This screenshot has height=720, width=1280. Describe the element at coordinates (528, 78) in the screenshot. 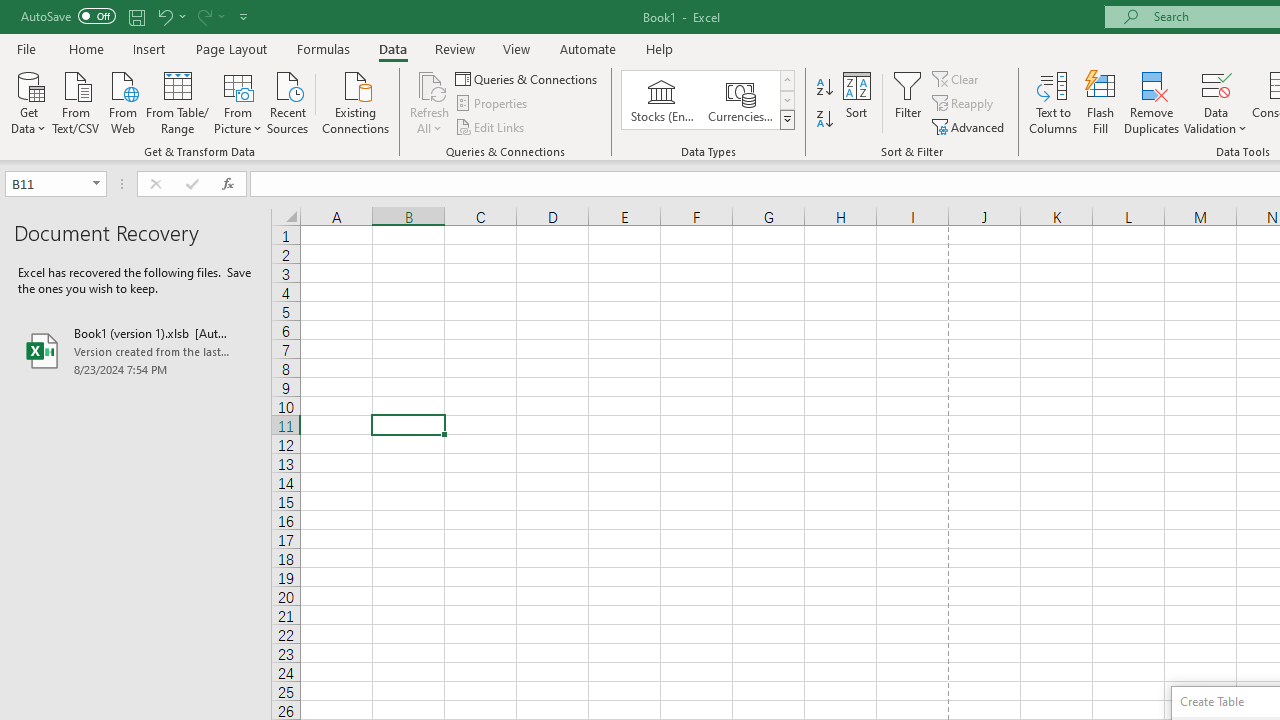

I see `'Queries & Connections'` at that location.